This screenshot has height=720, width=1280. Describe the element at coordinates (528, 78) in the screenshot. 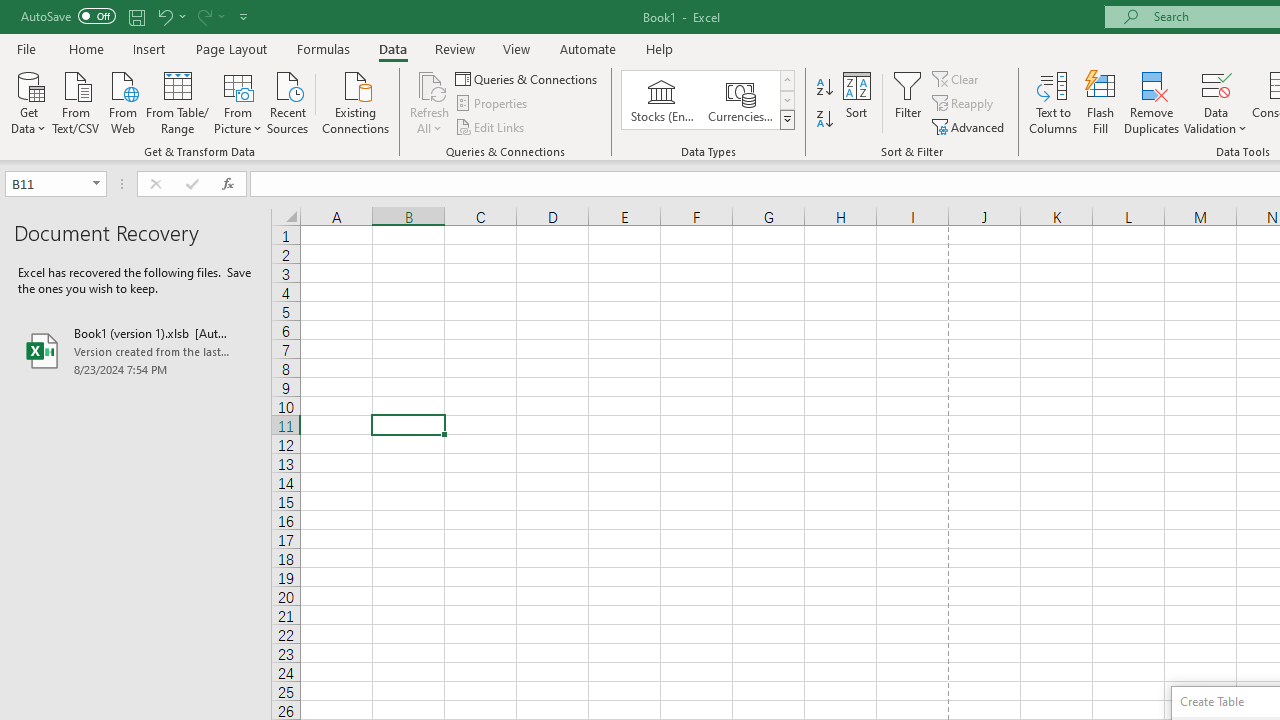

I see `'Queries & Connections'` at that location.